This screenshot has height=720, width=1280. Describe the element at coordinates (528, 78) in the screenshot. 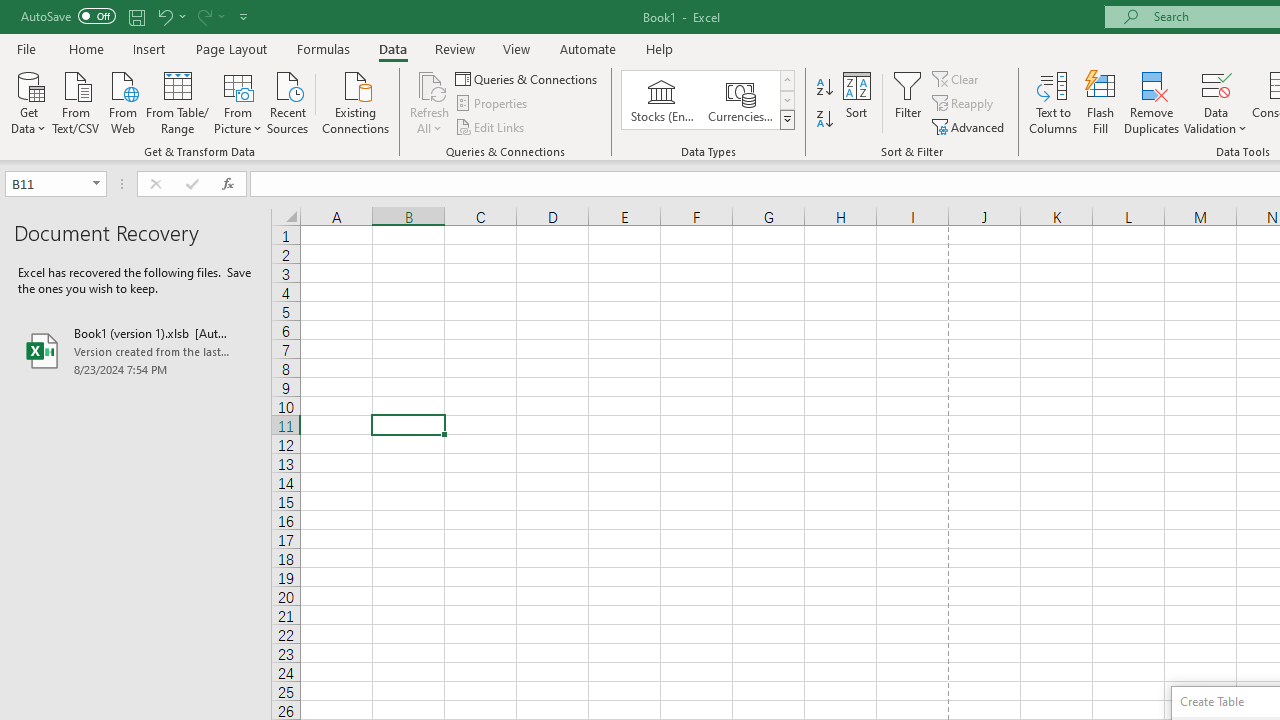

I see `'Queries & Connections'` at that location.